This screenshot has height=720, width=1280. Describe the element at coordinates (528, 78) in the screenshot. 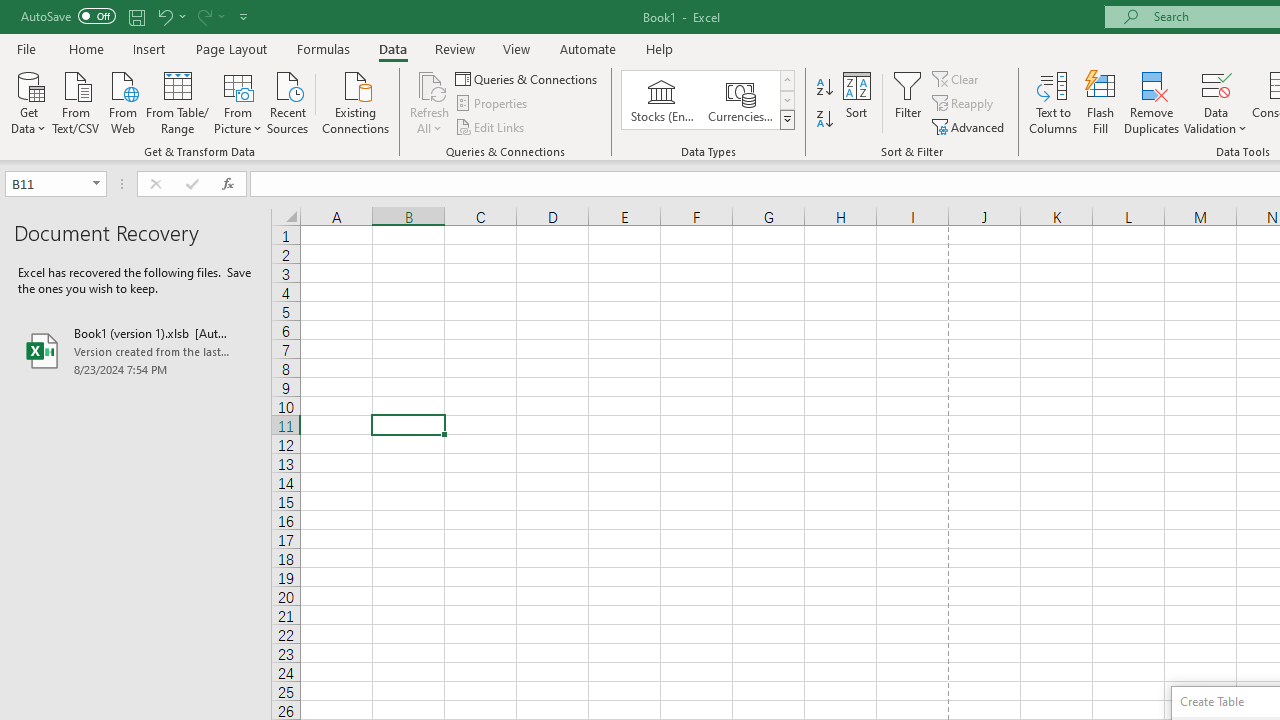

I see `'Queries & Connections'` at that location.